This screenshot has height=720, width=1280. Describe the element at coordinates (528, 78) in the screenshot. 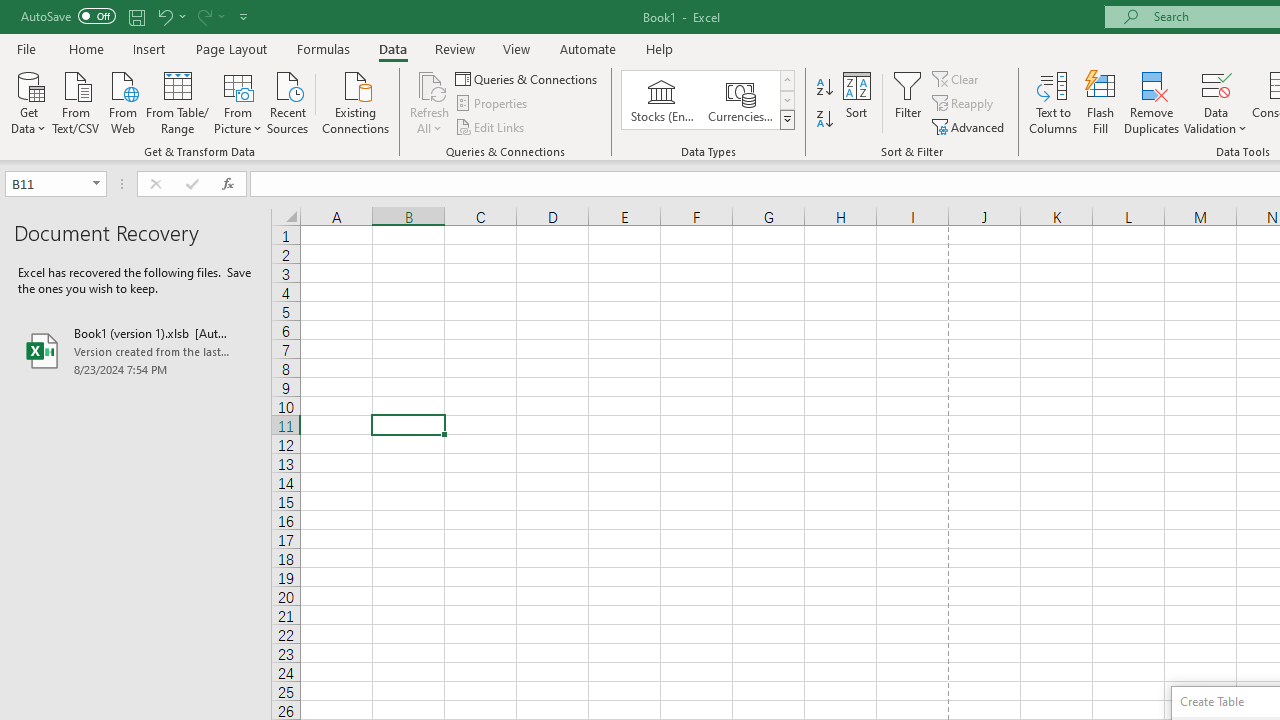

I see `'Queries & Connections'` at that location.